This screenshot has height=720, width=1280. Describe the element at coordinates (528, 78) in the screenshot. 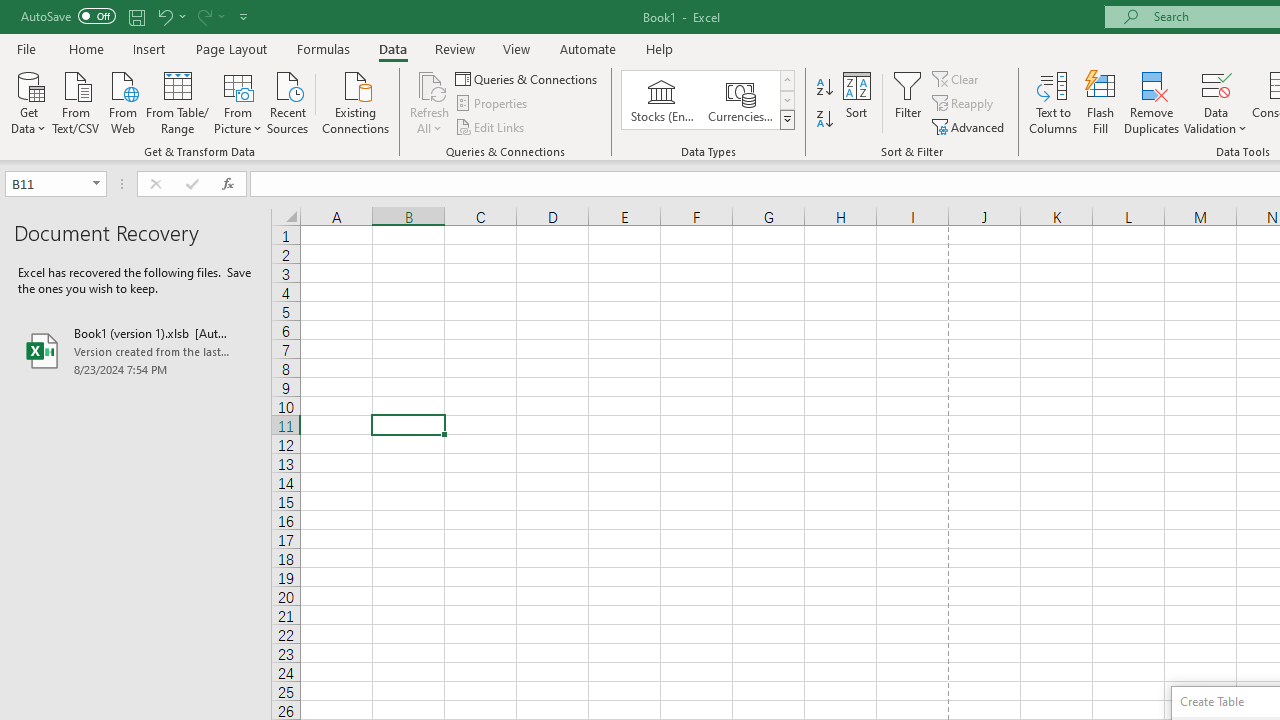

I see `'Queries & Connections'` at that location.